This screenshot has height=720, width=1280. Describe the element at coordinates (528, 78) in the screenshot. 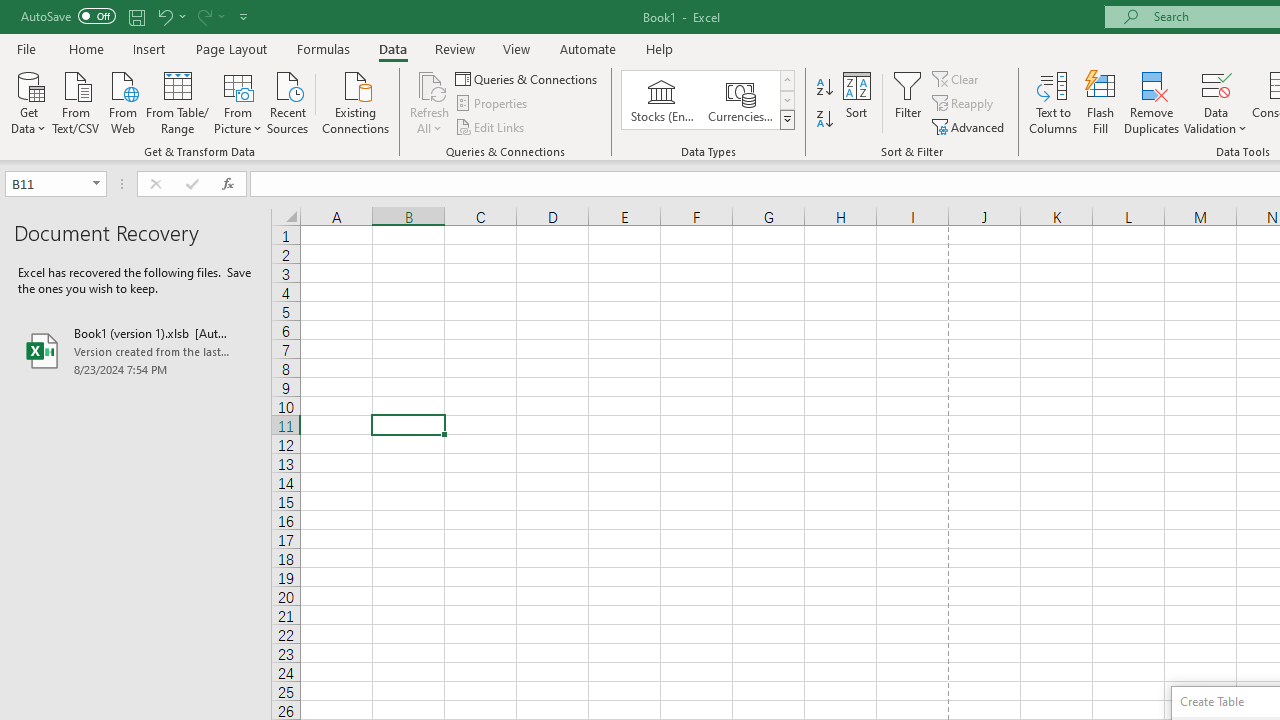

I see `'Queries & Connections'` at that location.